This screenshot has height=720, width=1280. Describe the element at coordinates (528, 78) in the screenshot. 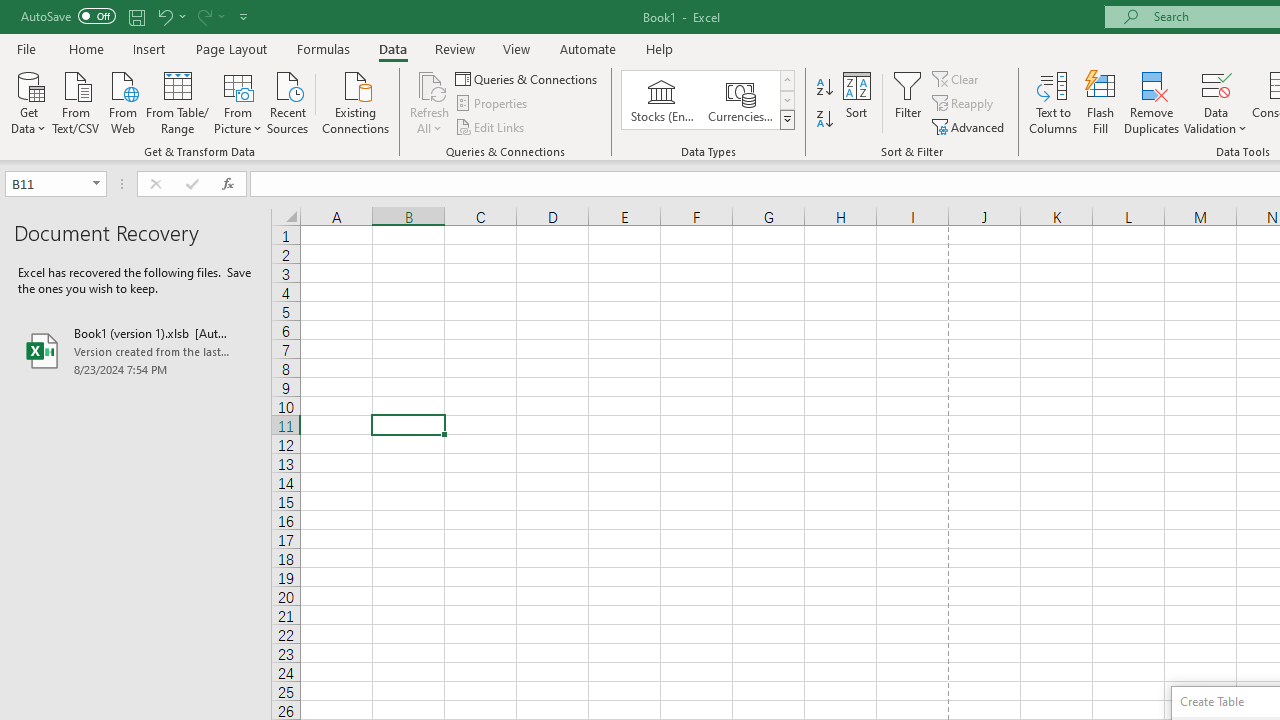

I see `'Queries & Connections'` at that location.